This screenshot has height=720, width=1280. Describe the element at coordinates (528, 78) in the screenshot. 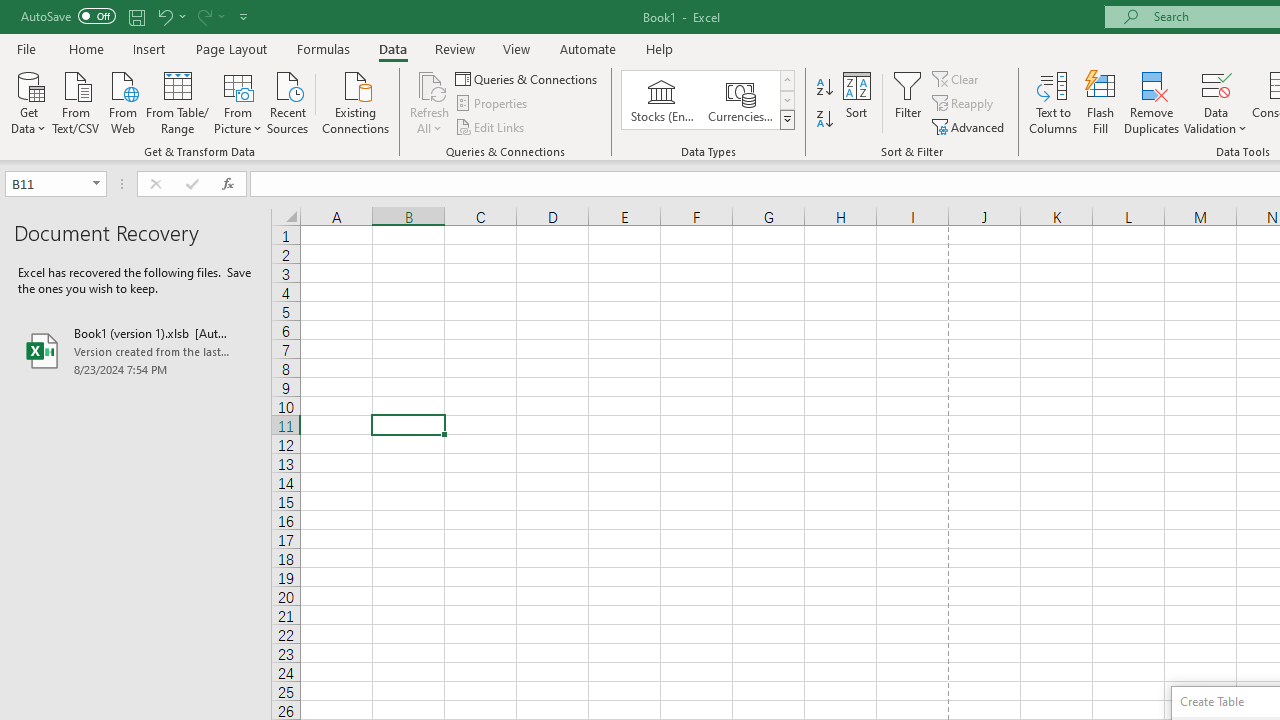

I see `'Queries & Connections'` at that location.